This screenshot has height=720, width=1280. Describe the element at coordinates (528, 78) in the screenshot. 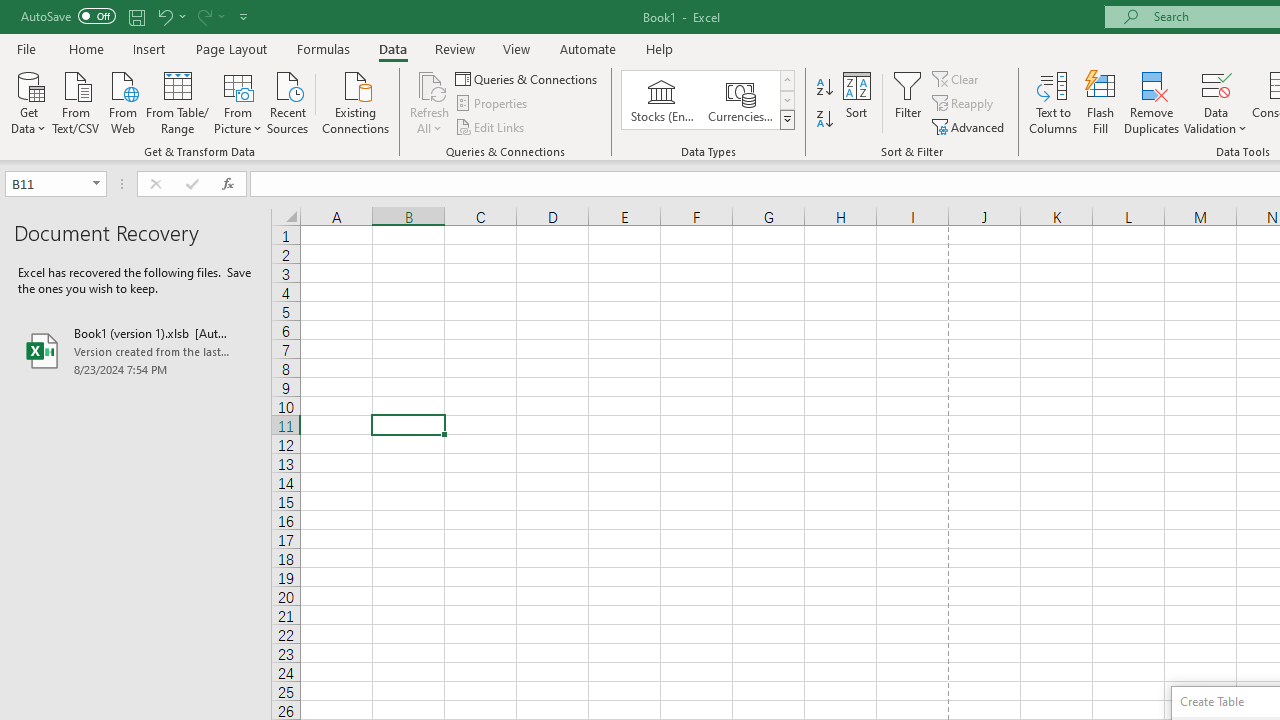

I see `'Queries & Connections'` at that location.